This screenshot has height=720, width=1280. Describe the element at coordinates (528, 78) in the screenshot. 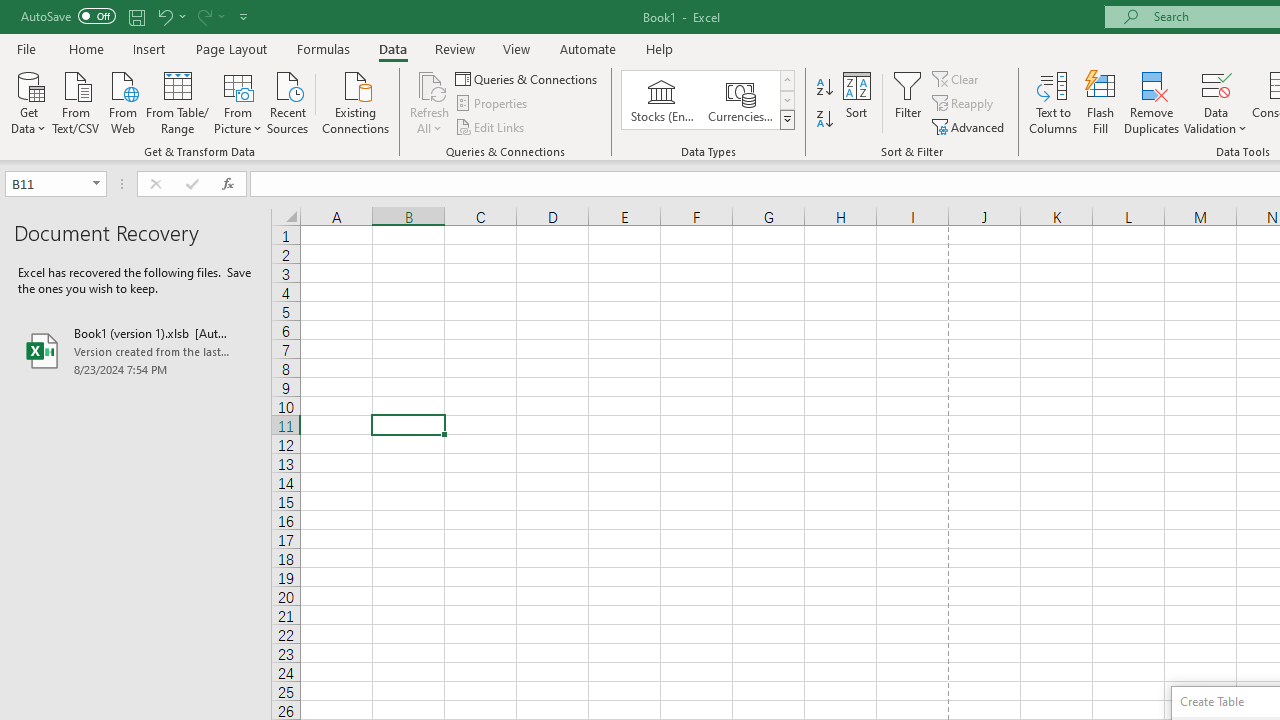

I see `'Queries & Connections'` at that location.